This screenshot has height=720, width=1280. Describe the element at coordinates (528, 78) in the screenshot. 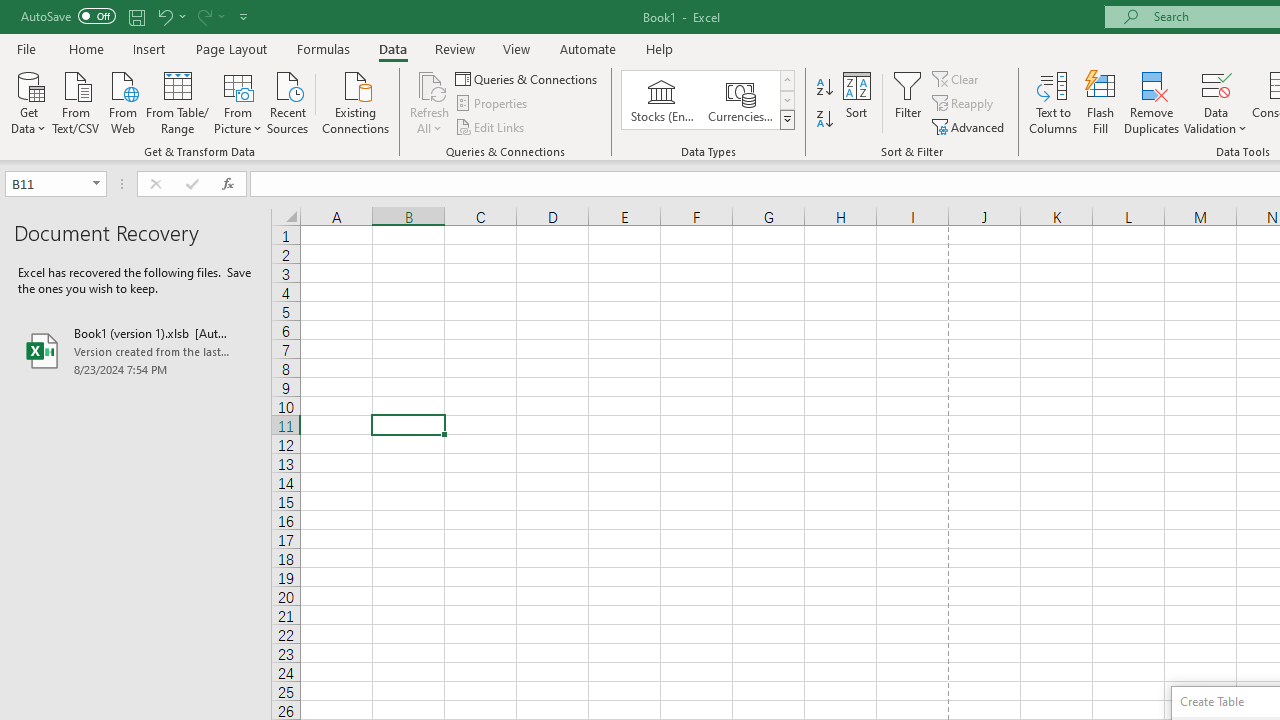

I see `'Queries & Connections'` at that location.